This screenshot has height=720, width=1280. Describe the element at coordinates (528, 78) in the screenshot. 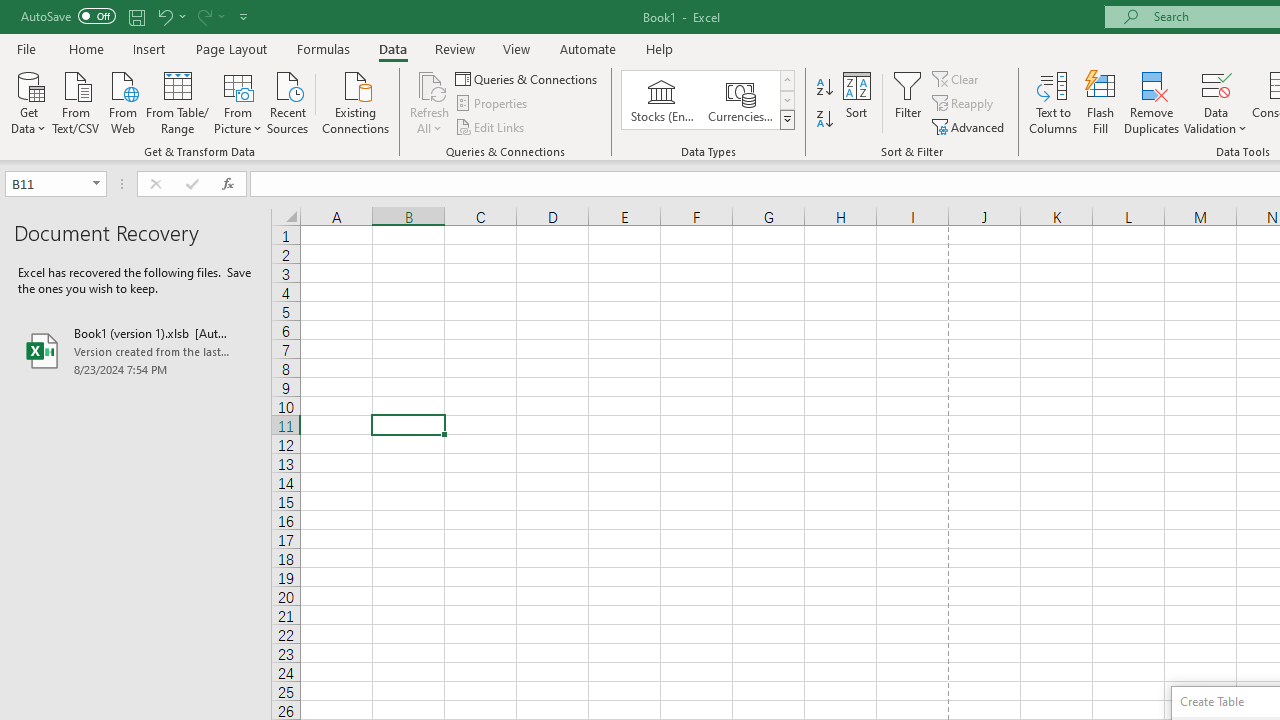

I see `'Queries & Connections'` at that location.